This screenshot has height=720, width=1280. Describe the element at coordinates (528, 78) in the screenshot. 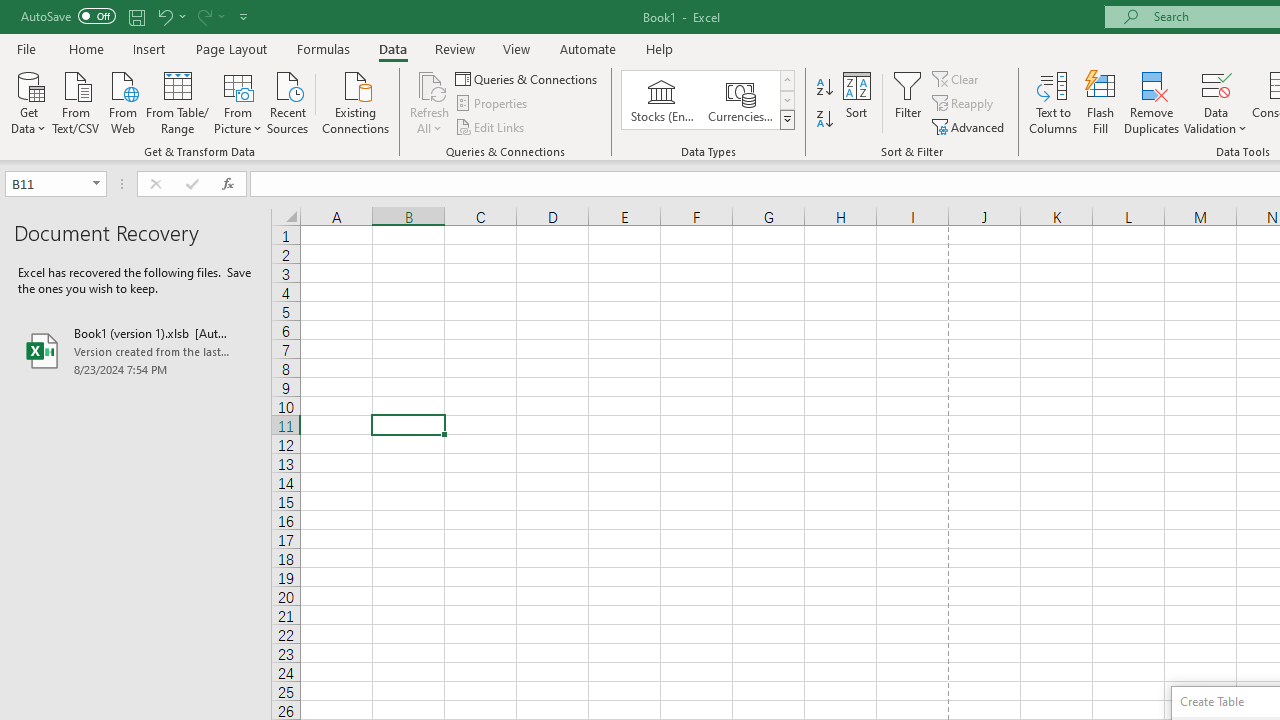

I see `'Queries & Connections'` at that location.